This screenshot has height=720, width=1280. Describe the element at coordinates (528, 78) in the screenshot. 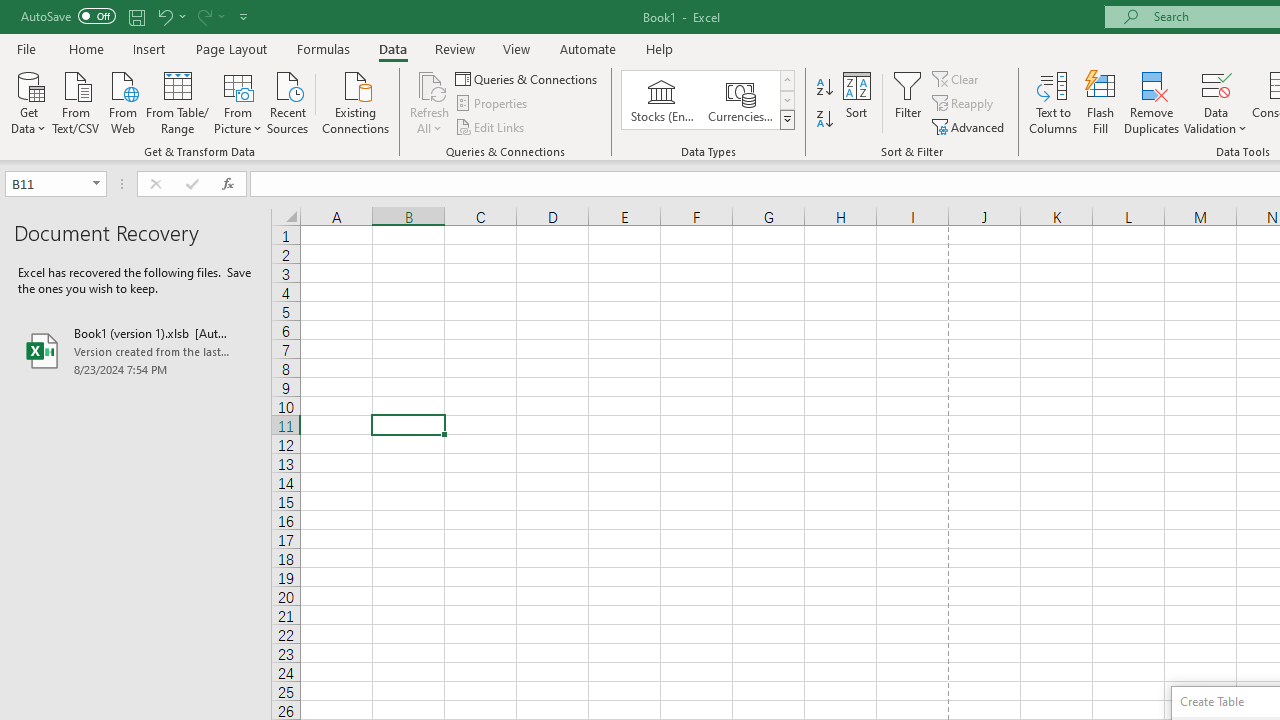

I see `'Queries & Connections'` at that location.